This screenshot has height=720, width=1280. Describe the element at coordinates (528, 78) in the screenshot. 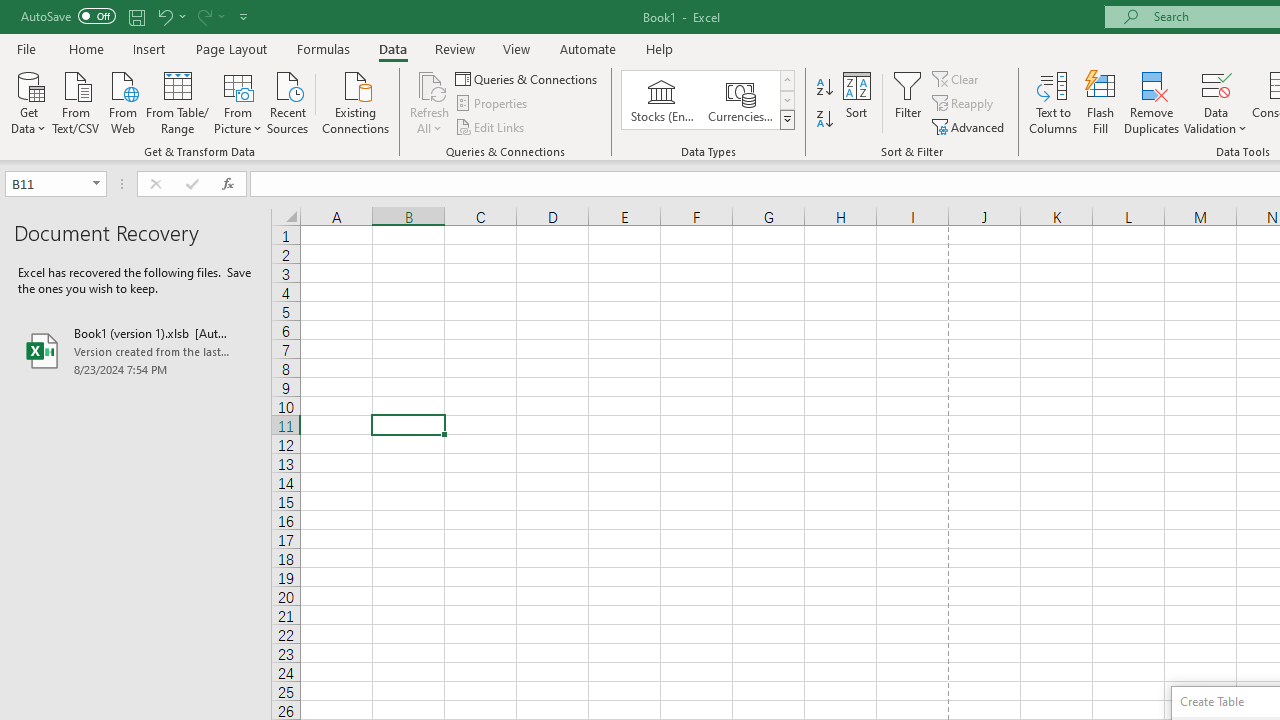

I see `'Queries & Connections'` at that location.